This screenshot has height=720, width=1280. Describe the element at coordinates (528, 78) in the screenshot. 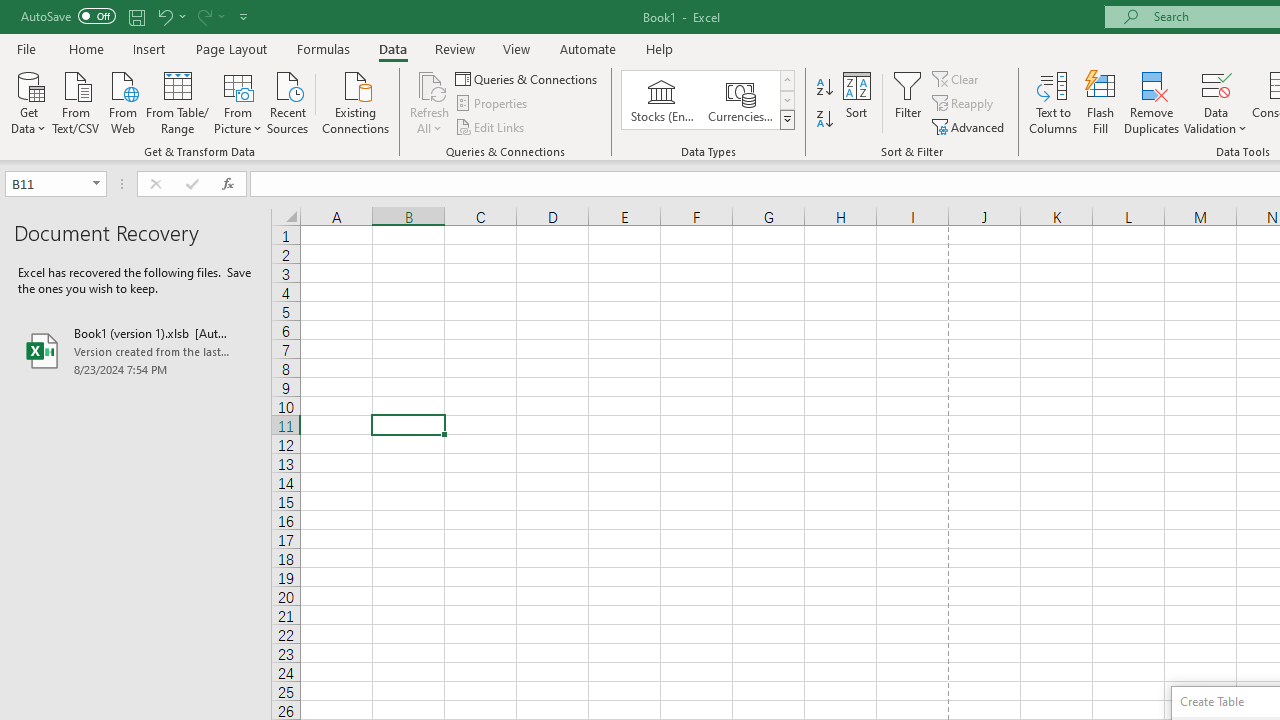

I see `'Queries & Connections'` at that location.